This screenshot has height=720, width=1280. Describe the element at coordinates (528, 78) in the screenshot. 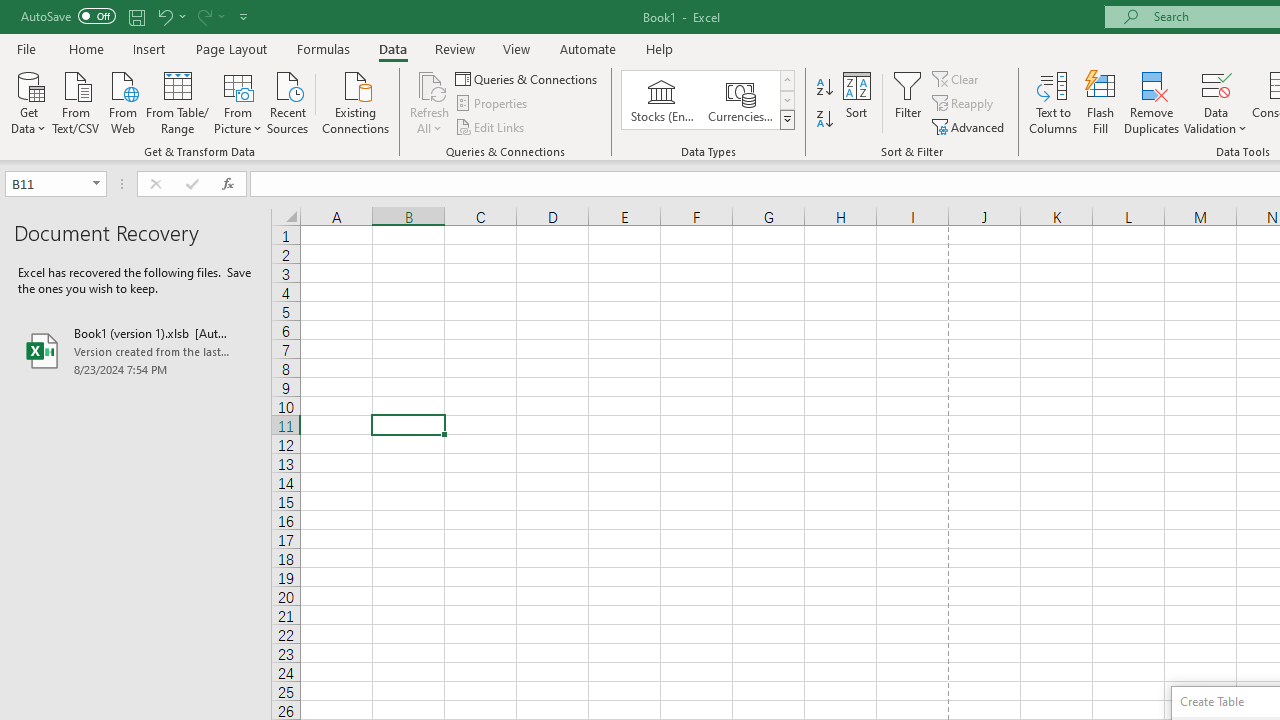

I see `'Queries & Connections'` at that location.